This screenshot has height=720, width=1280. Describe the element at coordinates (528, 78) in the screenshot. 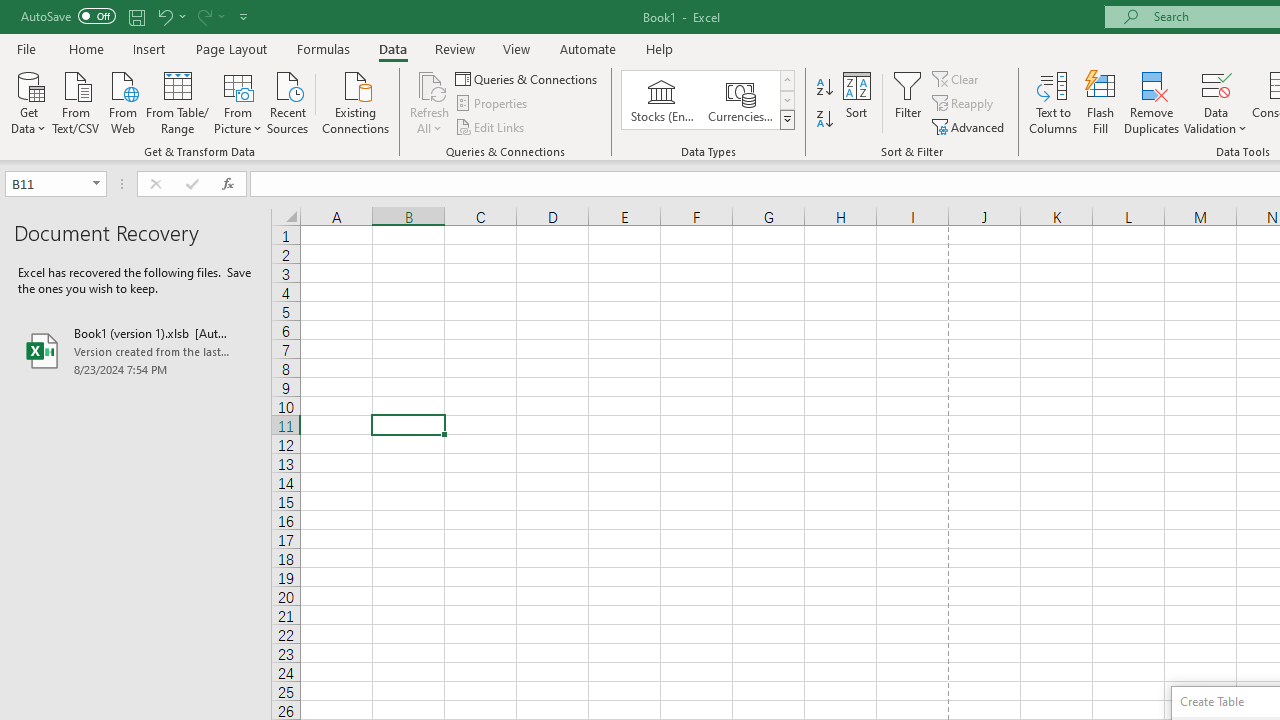

I see `'Queries & Connections'` at that location.